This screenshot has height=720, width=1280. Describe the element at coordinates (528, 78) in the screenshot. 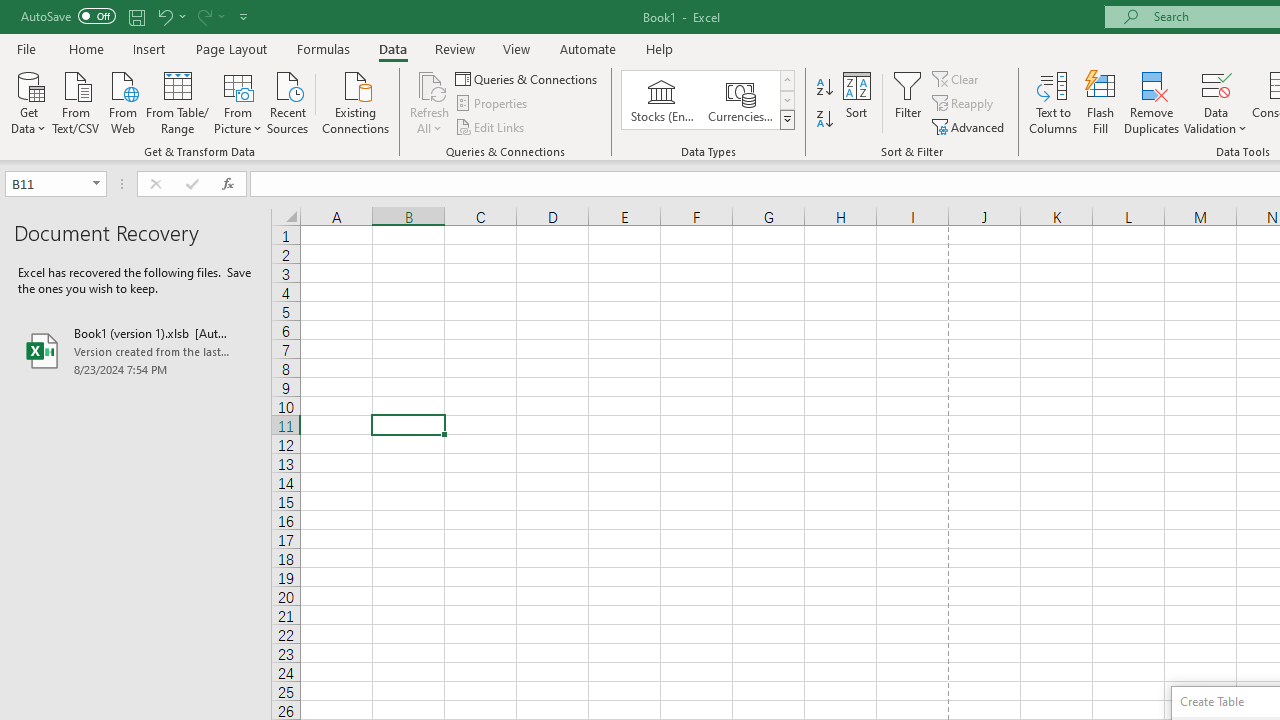

I see `'Queries & Connections'` at that location.